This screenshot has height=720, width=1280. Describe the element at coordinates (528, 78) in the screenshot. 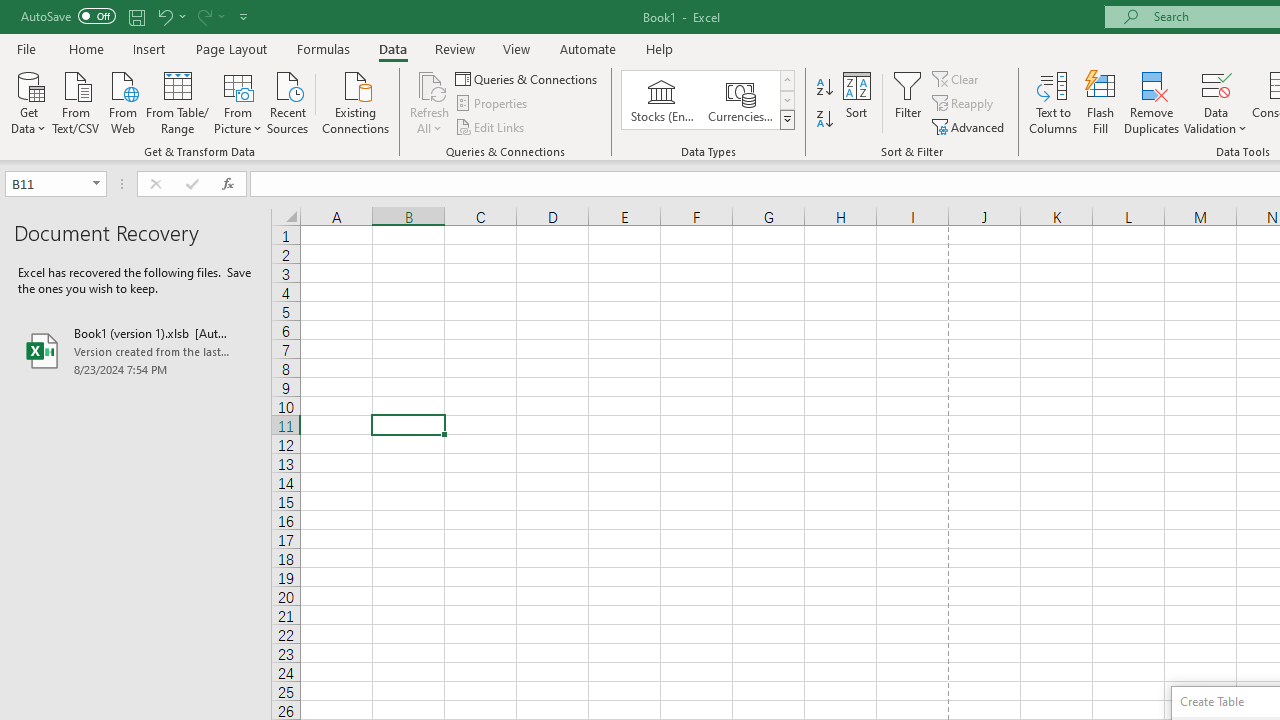

I see `'Queries & Connections'` at that location.